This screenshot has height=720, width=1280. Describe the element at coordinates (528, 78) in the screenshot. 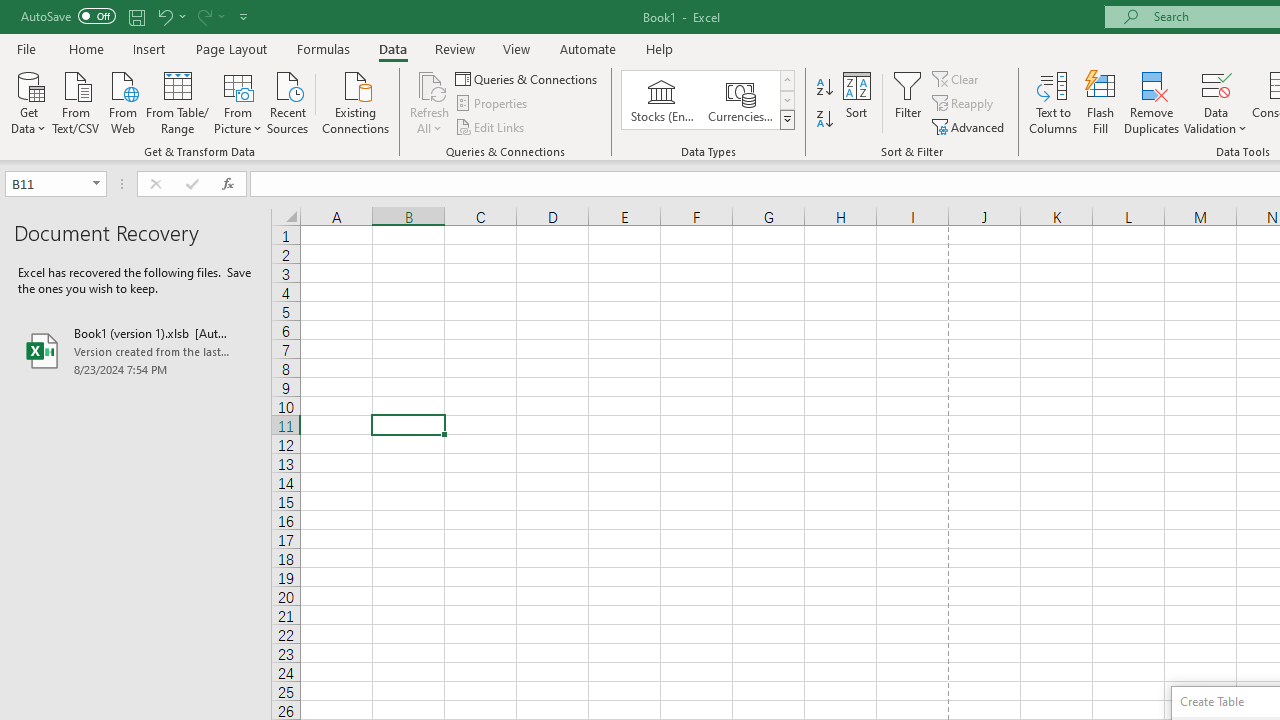

I see `'Queries & Connections'` at that location.